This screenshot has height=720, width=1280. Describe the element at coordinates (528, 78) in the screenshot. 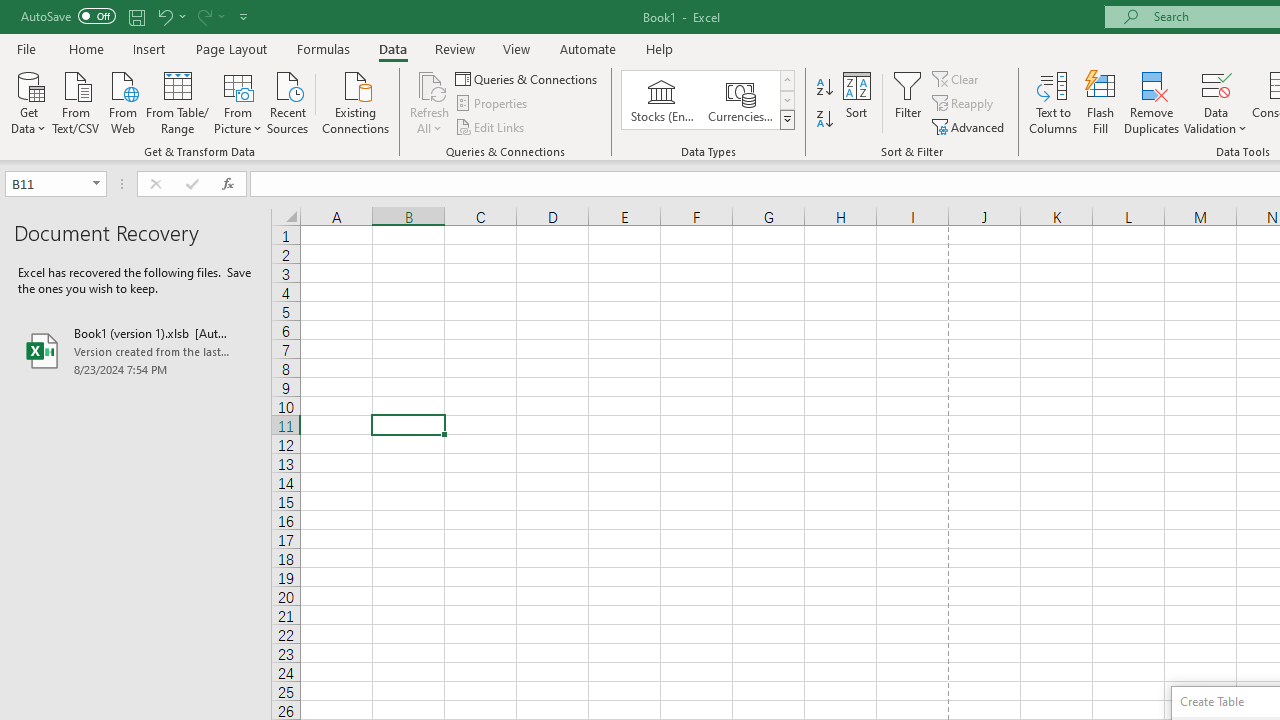

I see `'Queries & Connections'` at that location.